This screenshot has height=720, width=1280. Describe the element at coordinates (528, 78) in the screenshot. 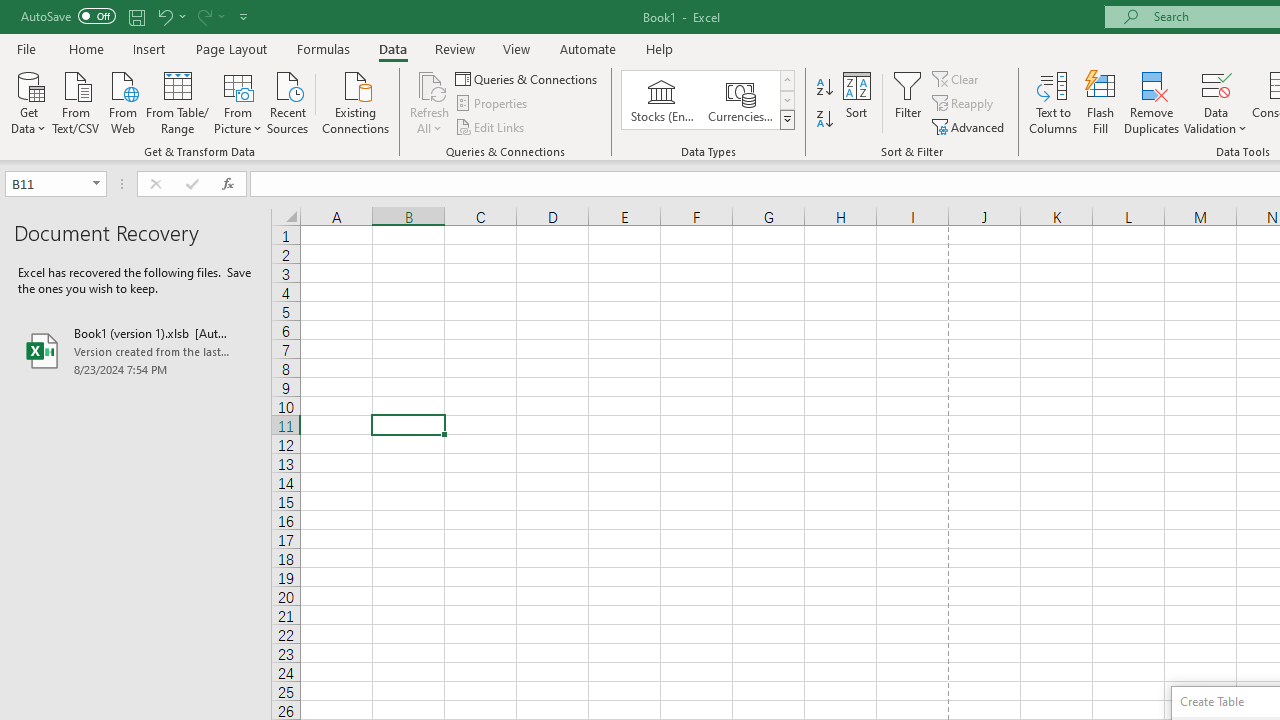

I see `'Queries & Connections'` at that location.